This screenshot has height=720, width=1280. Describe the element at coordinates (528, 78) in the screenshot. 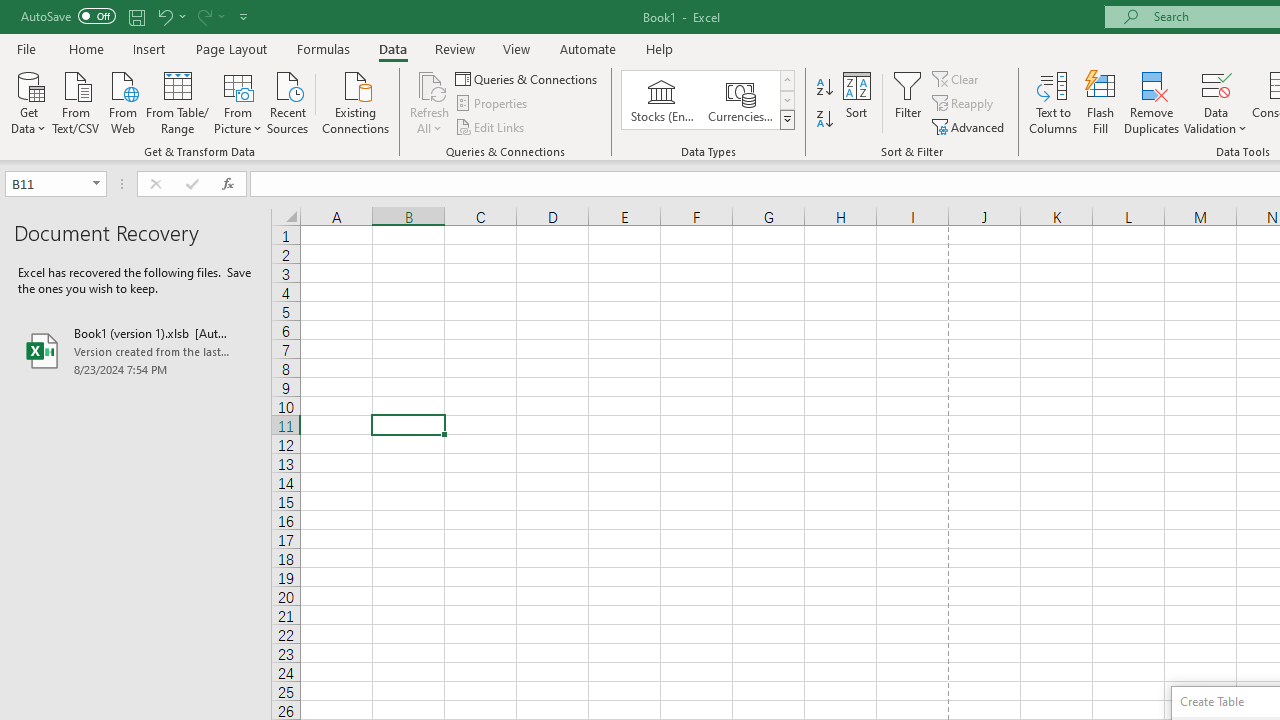

I see `'Queries & Connections'` at that location.